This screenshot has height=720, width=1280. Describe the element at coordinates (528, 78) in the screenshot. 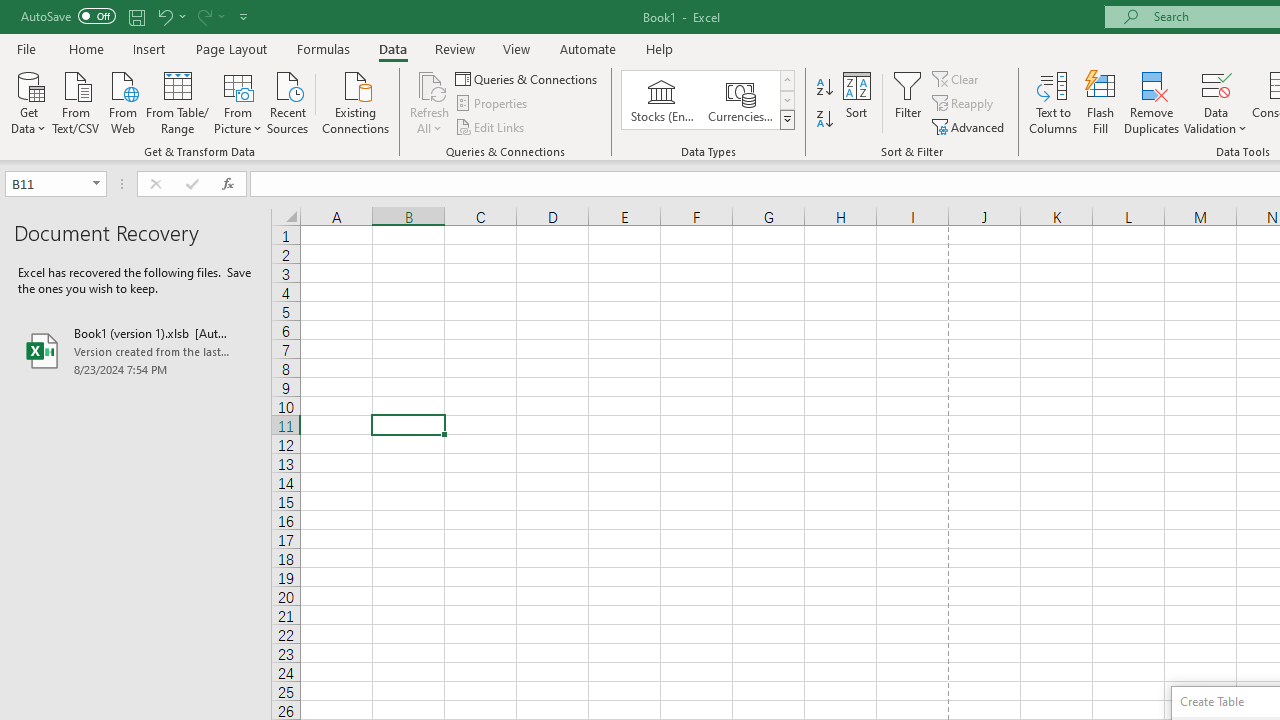

I see `'Queries & Connections'` at that location.